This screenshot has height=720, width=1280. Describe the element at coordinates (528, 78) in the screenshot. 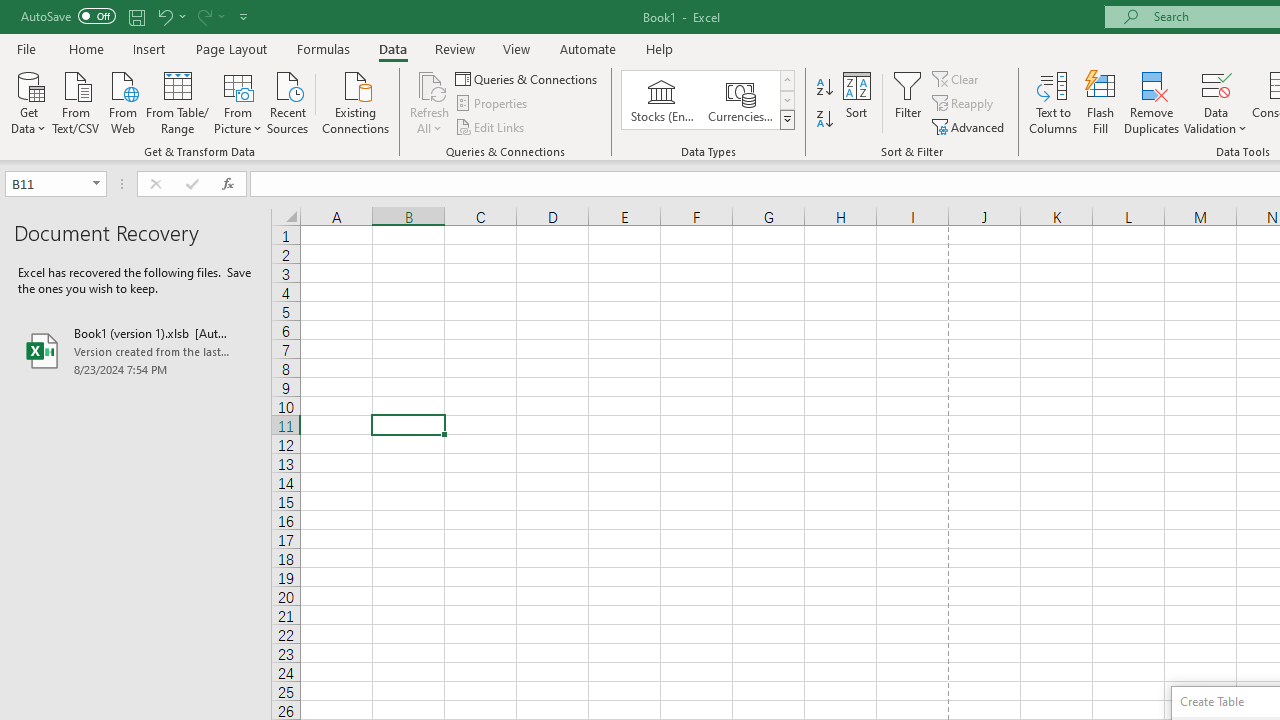

I see `'Queries & Connections'` at that location.